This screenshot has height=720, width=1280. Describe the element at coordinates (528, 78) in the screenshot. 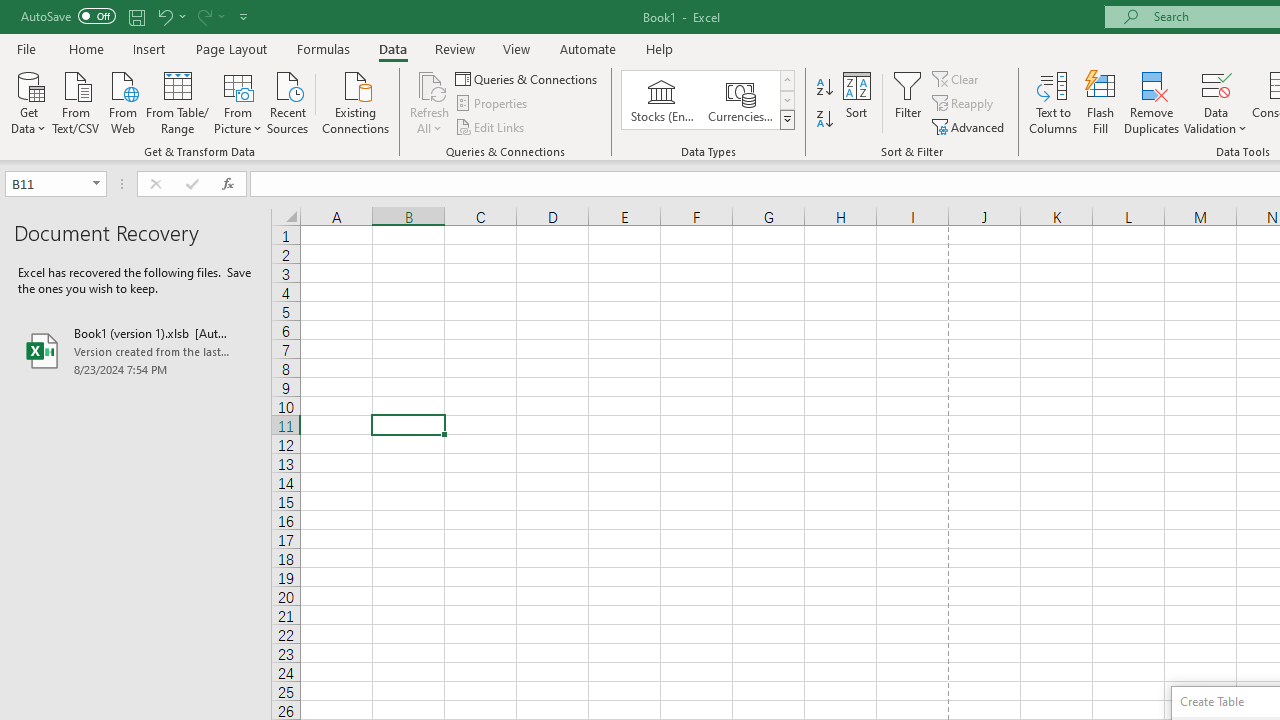

I see `'Queries & Connections'` at that location.